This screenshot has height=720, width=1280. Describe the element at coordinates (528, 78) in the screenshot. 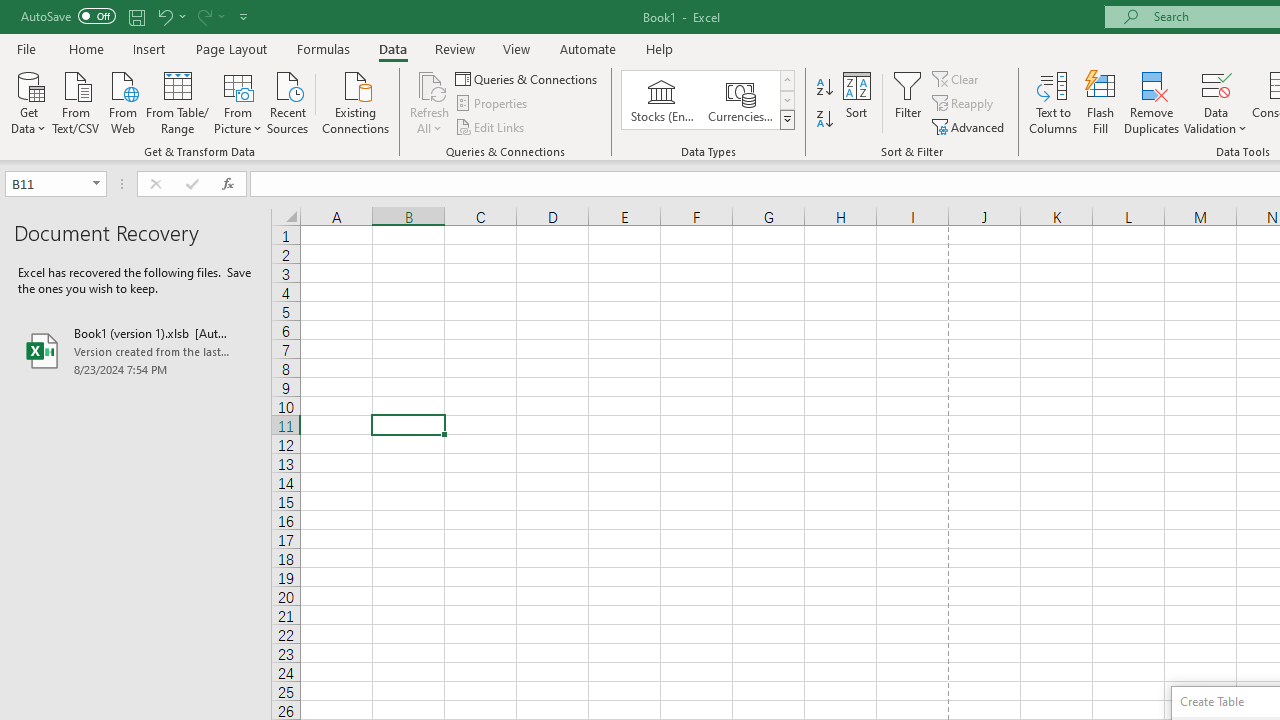

I see `'Queries & Connections'` at that location.